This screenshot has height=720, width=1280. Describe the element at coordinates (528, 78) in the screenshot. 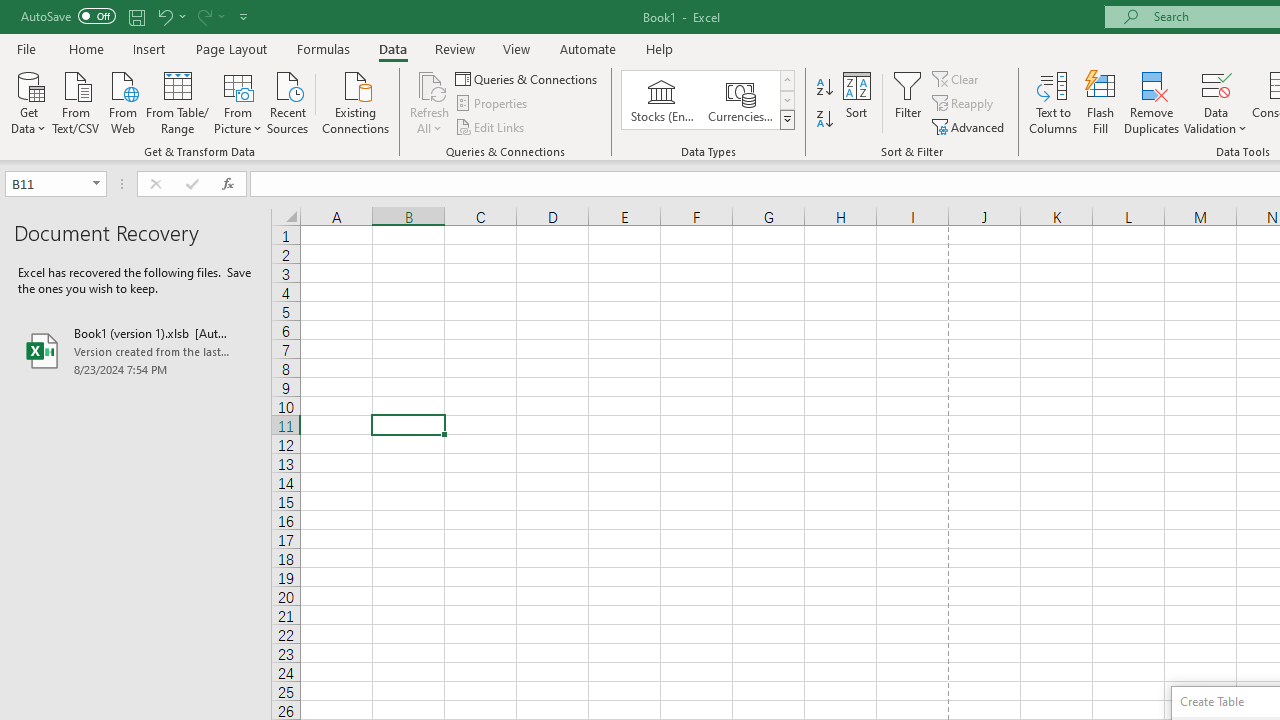

I see `'Queries & Connections'` at that location.